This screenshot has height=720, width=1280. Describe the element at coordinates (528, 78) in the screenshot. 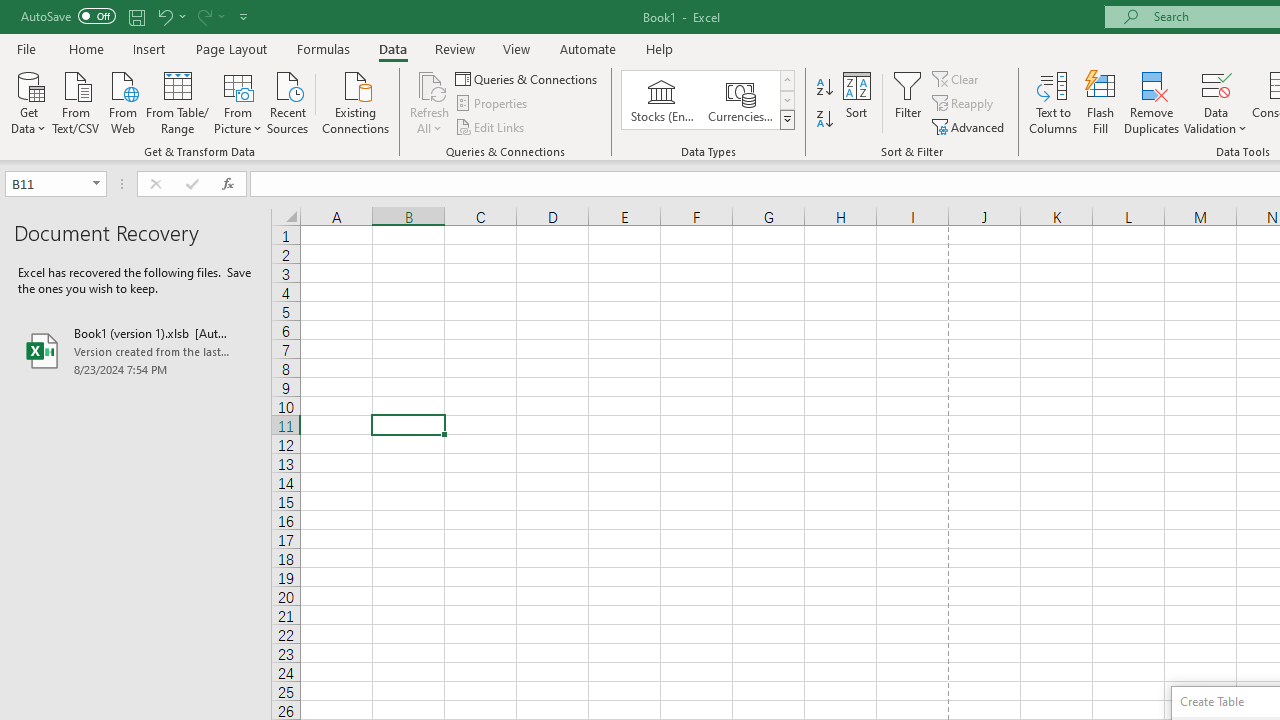

I see `'Queries & Connections'` at that location.